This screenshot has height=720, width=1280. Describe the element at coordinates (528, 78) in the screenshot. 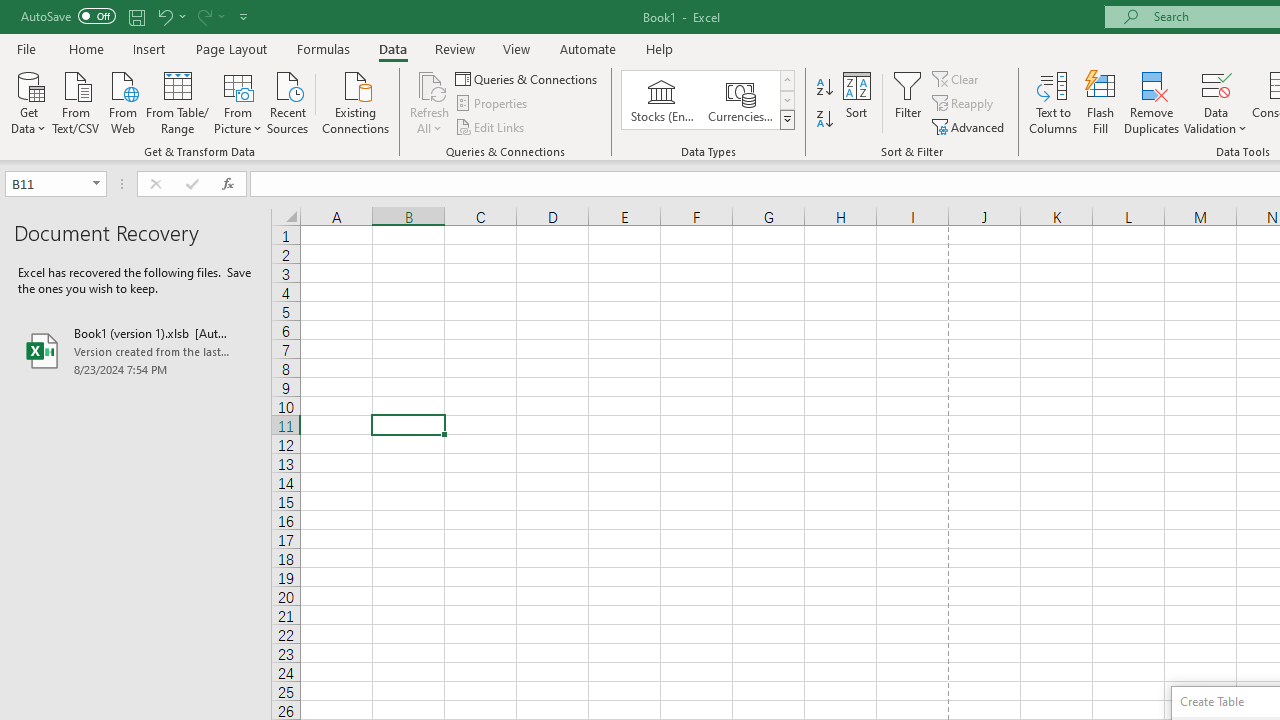

I see `'Queries & Connections'` at that location.